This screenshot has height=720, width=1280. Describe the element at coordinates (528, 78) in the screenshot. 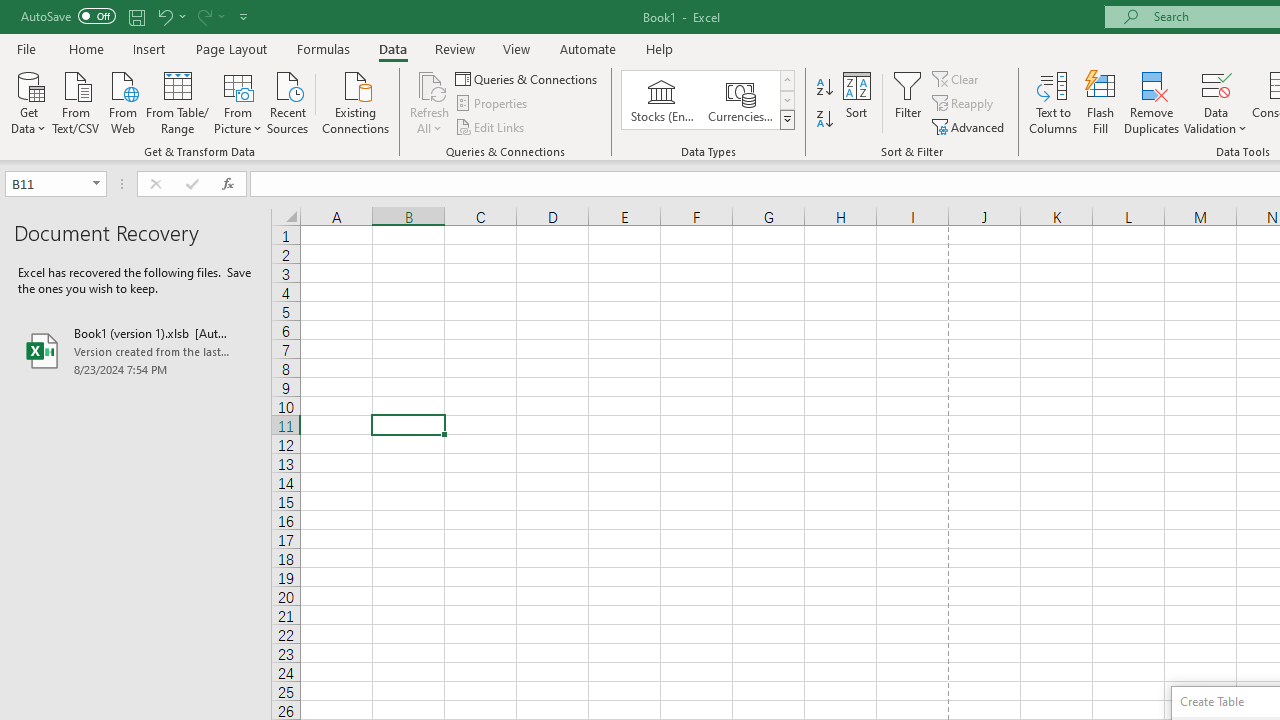

I see `'Queries & Connections'` at that location.